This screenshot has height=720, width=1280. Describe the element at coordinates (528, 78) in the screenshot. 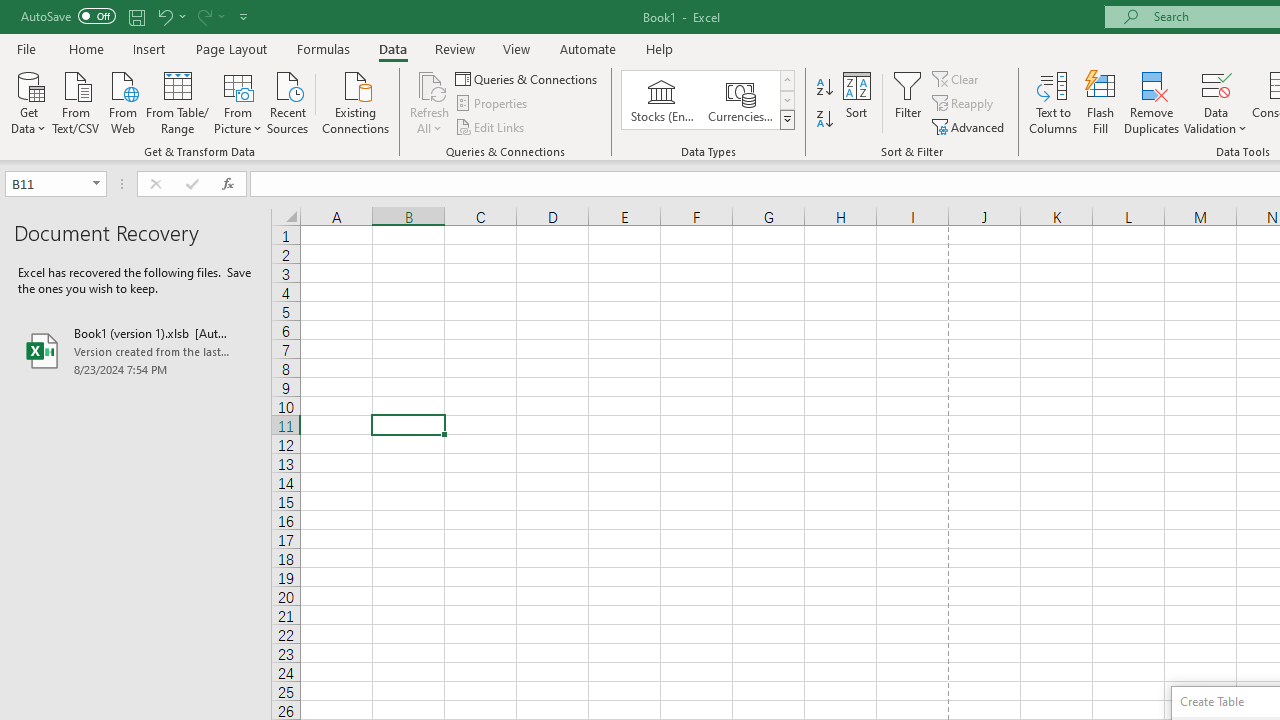

I see `'Queries & Connections'` at that location.